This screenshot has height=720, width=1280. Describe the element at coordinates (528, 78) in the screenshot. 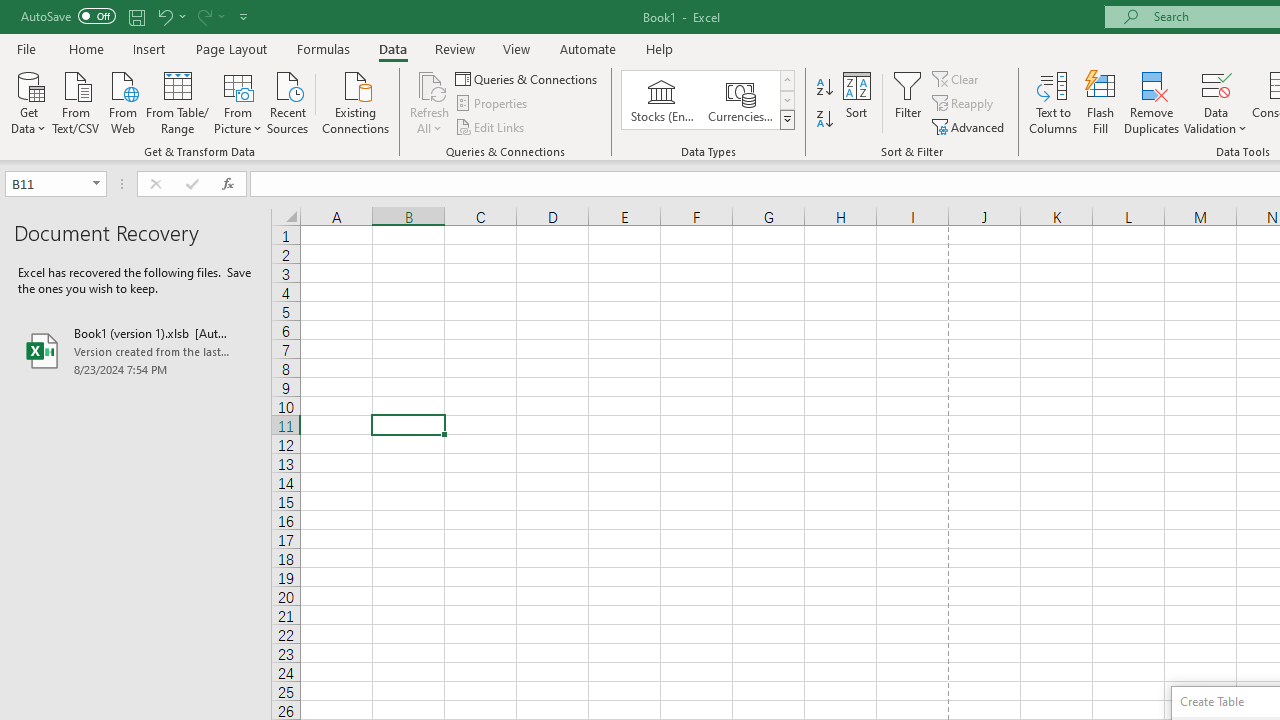

I see `'Queries & Connections'` at that location.